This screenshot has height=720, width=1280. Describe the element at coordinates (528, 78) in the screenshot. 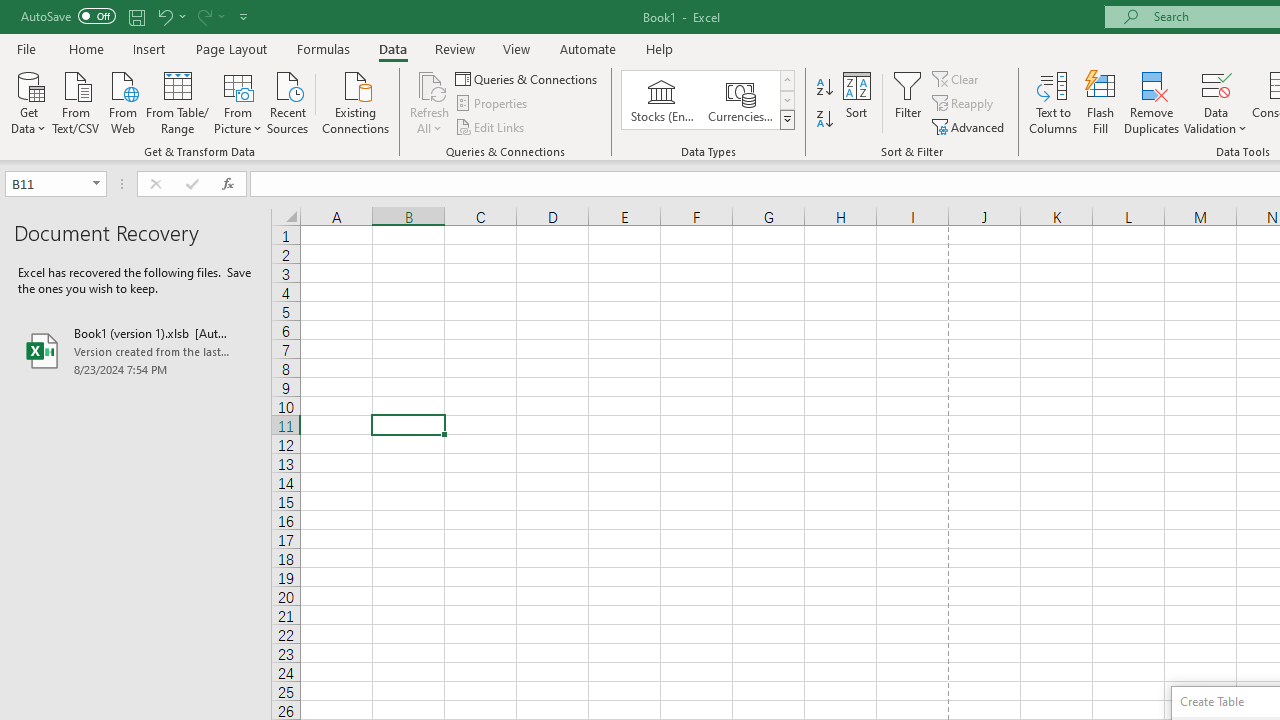

I see `'Queries & Connections'` at that location.